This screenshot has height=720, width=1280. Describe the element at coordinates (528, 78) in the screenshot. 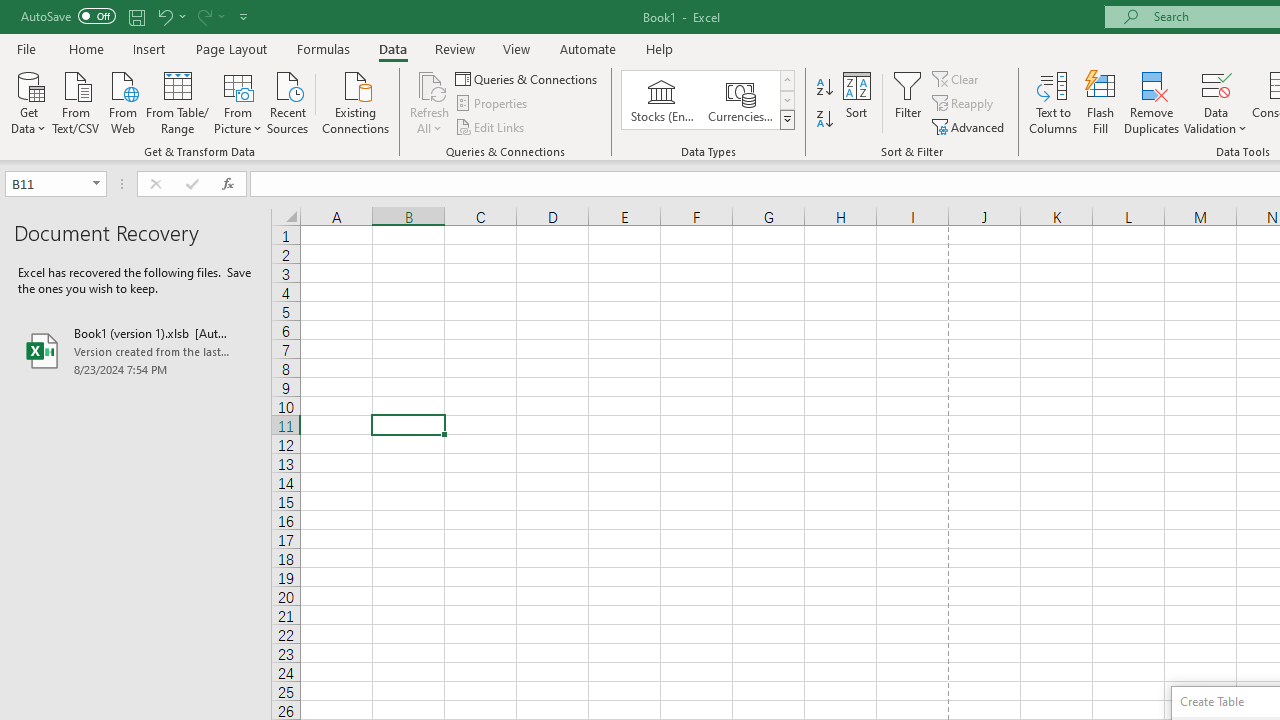

I see `'Queries & Connections'` at that location.